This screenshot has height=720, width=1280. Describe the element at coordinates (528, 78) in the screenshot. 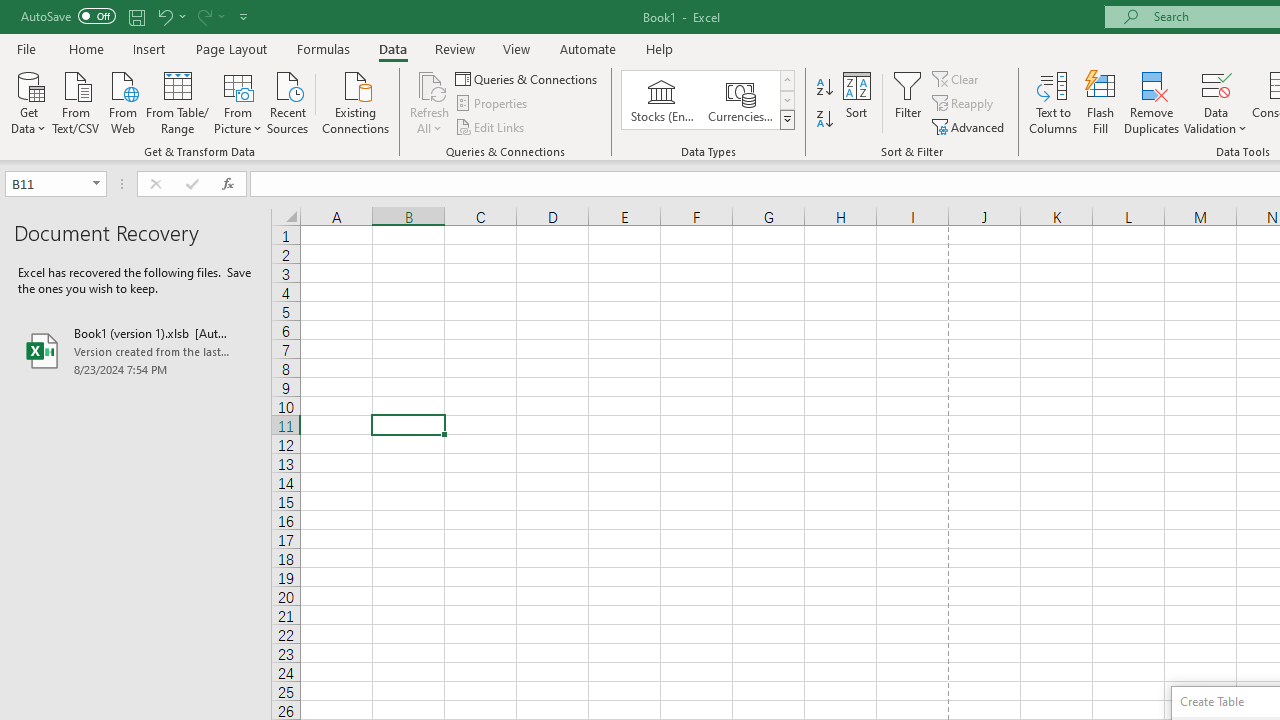

I see `'Queries & Connections'` at that location.